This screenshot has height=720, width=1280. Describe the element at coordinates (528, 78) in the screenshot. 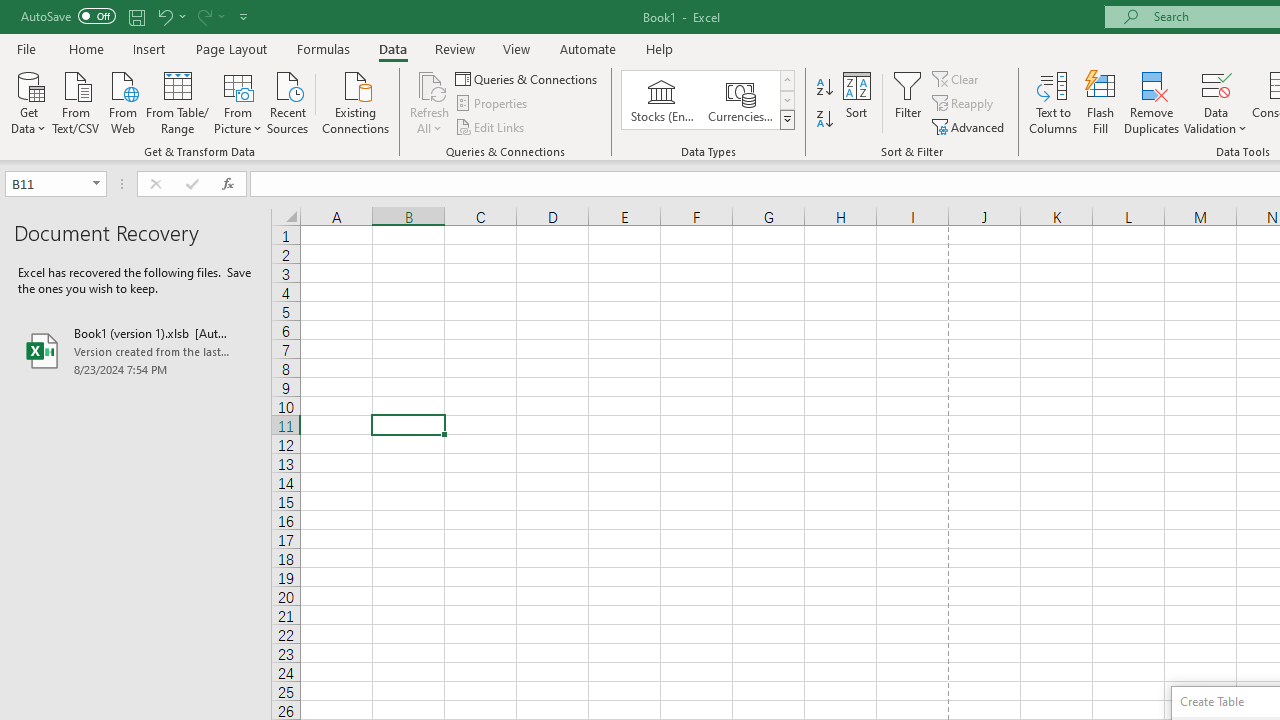

I see `'Queries & Connections'` at that location.